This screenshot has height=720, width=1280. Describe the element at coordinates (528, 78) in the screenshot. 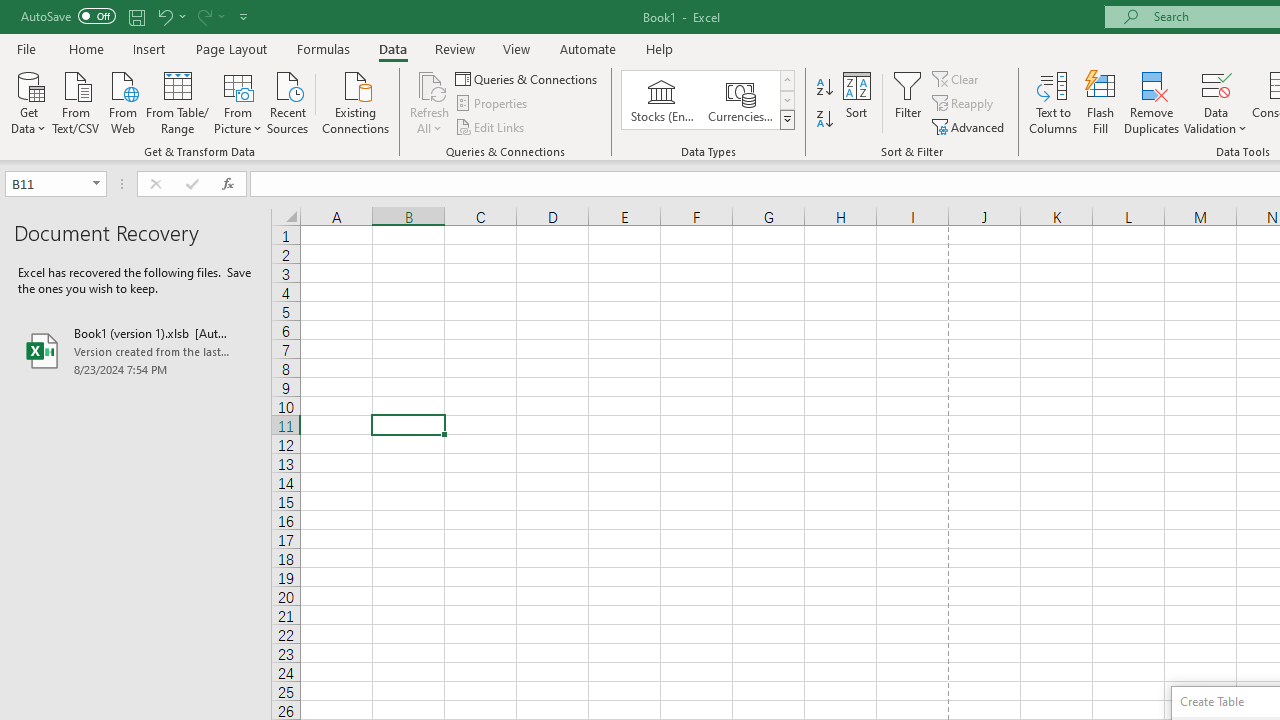

I see `'Queries & Connections'` at that location.